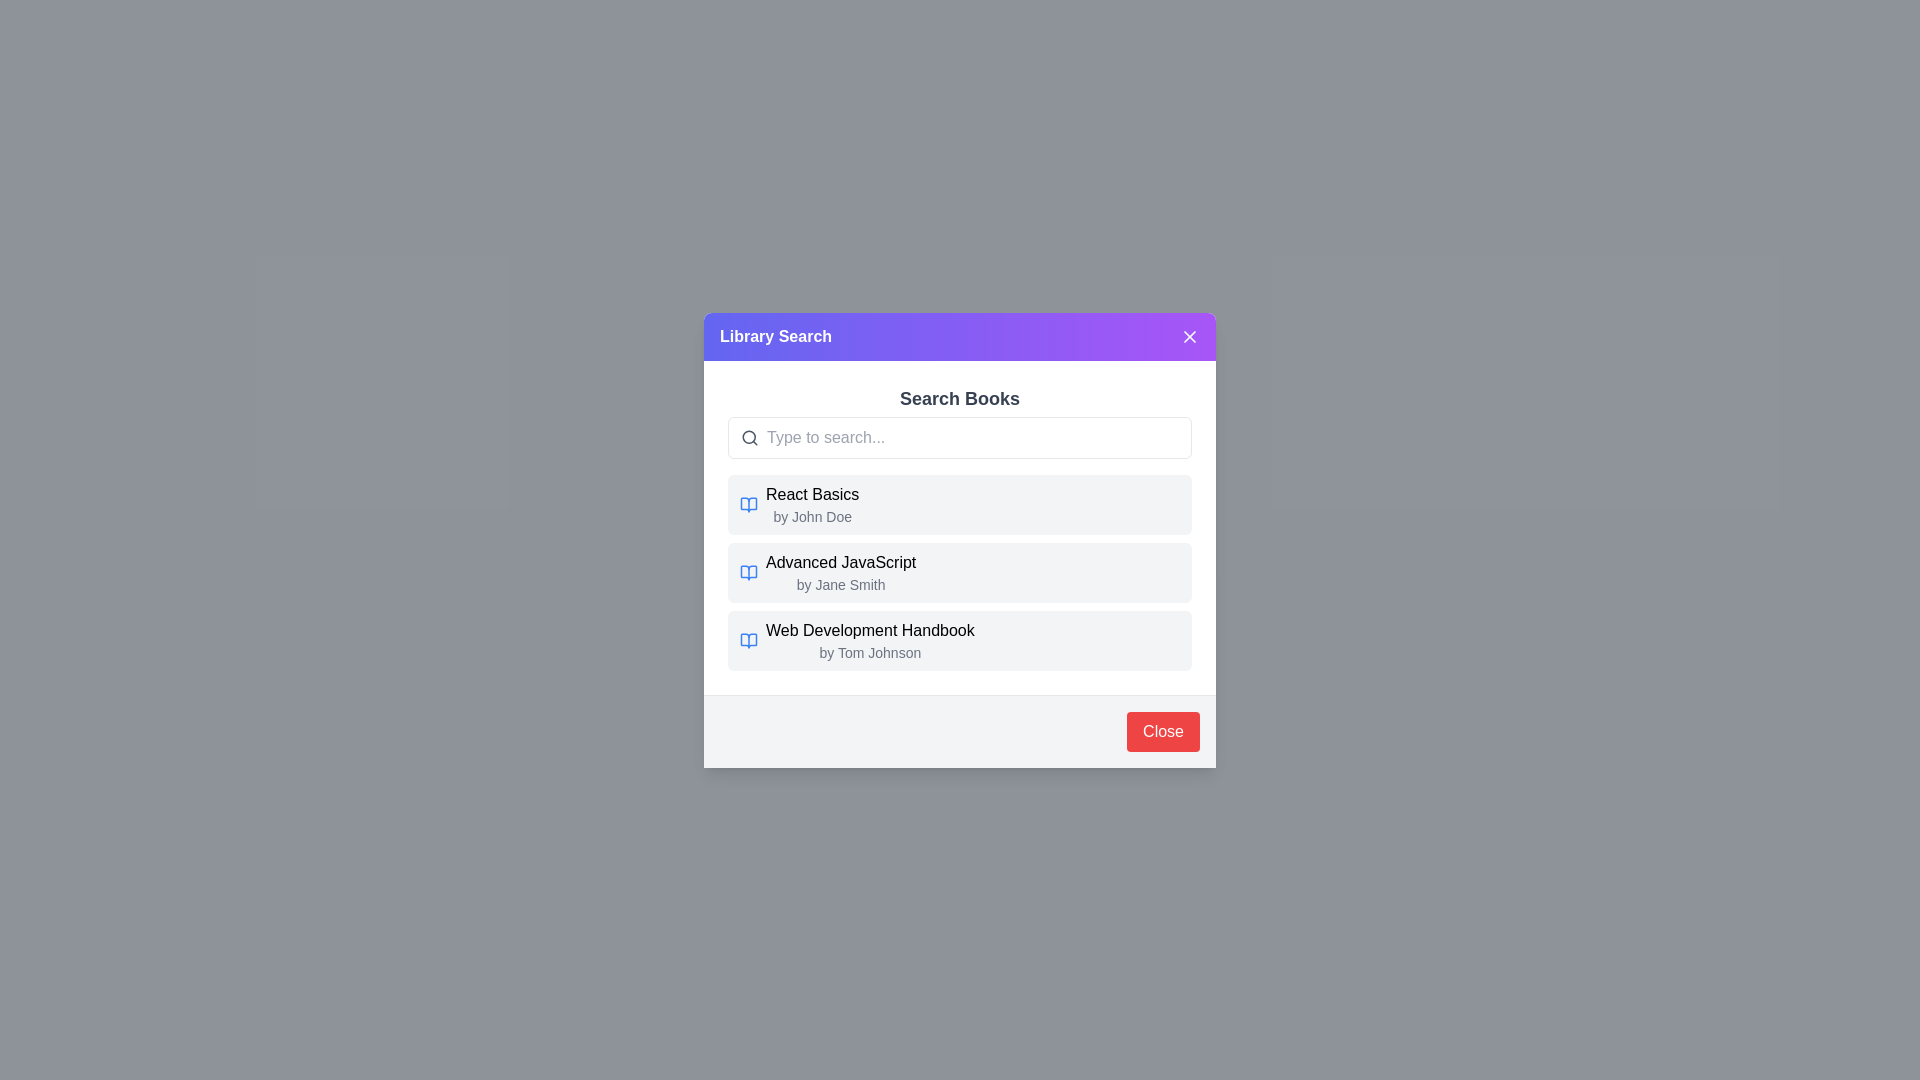 The height and width of the screenshot is (1080, 1920). What do you see at coordinates (870, 652) in the screenshot?
I see `the text label 'by Tom Johnson' located beneath the book title 'Web Development Handbook' to trigger possible tooltips` at bounding box center [870, 652].